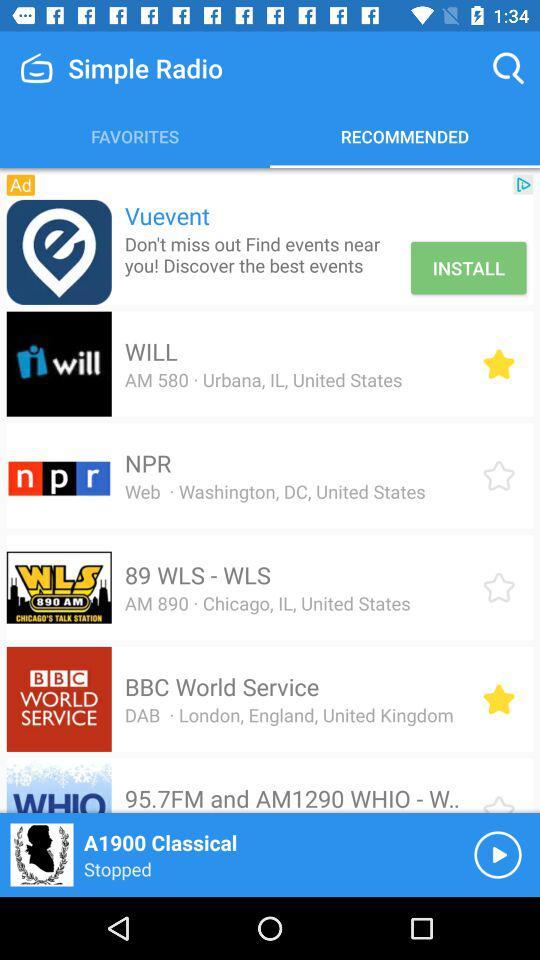 The height and width of the screenshot is (960, 540). What do you see at coordinates (197, 575) in the screenshot?
I see `icon above am 890 chicago icon` at bounding box center [197, 575].